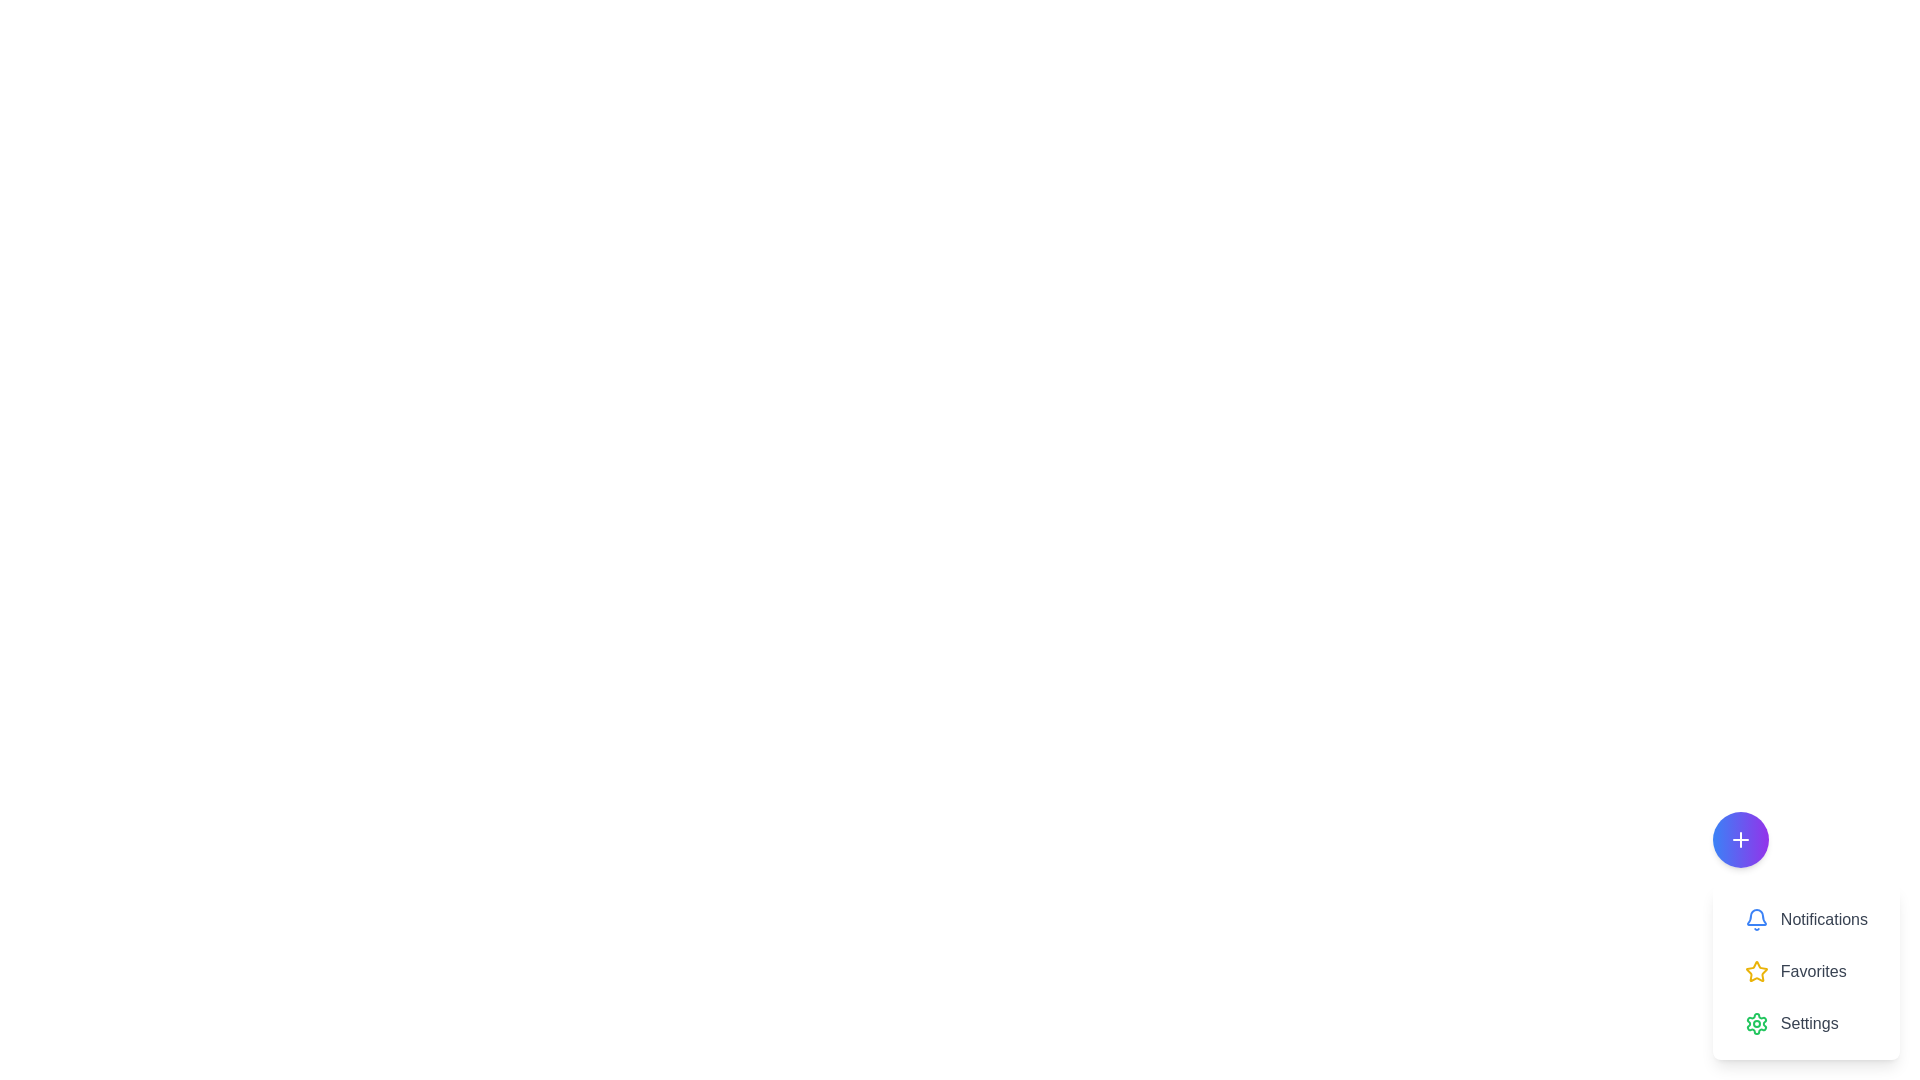 The height and width of the screenshot is (1080, 1920). Describe the element at coordinates (1755, 920) in the screenshot. I see `the blue outlined bell-shaped icon located to the left of the 'Notifications' text` at that location.